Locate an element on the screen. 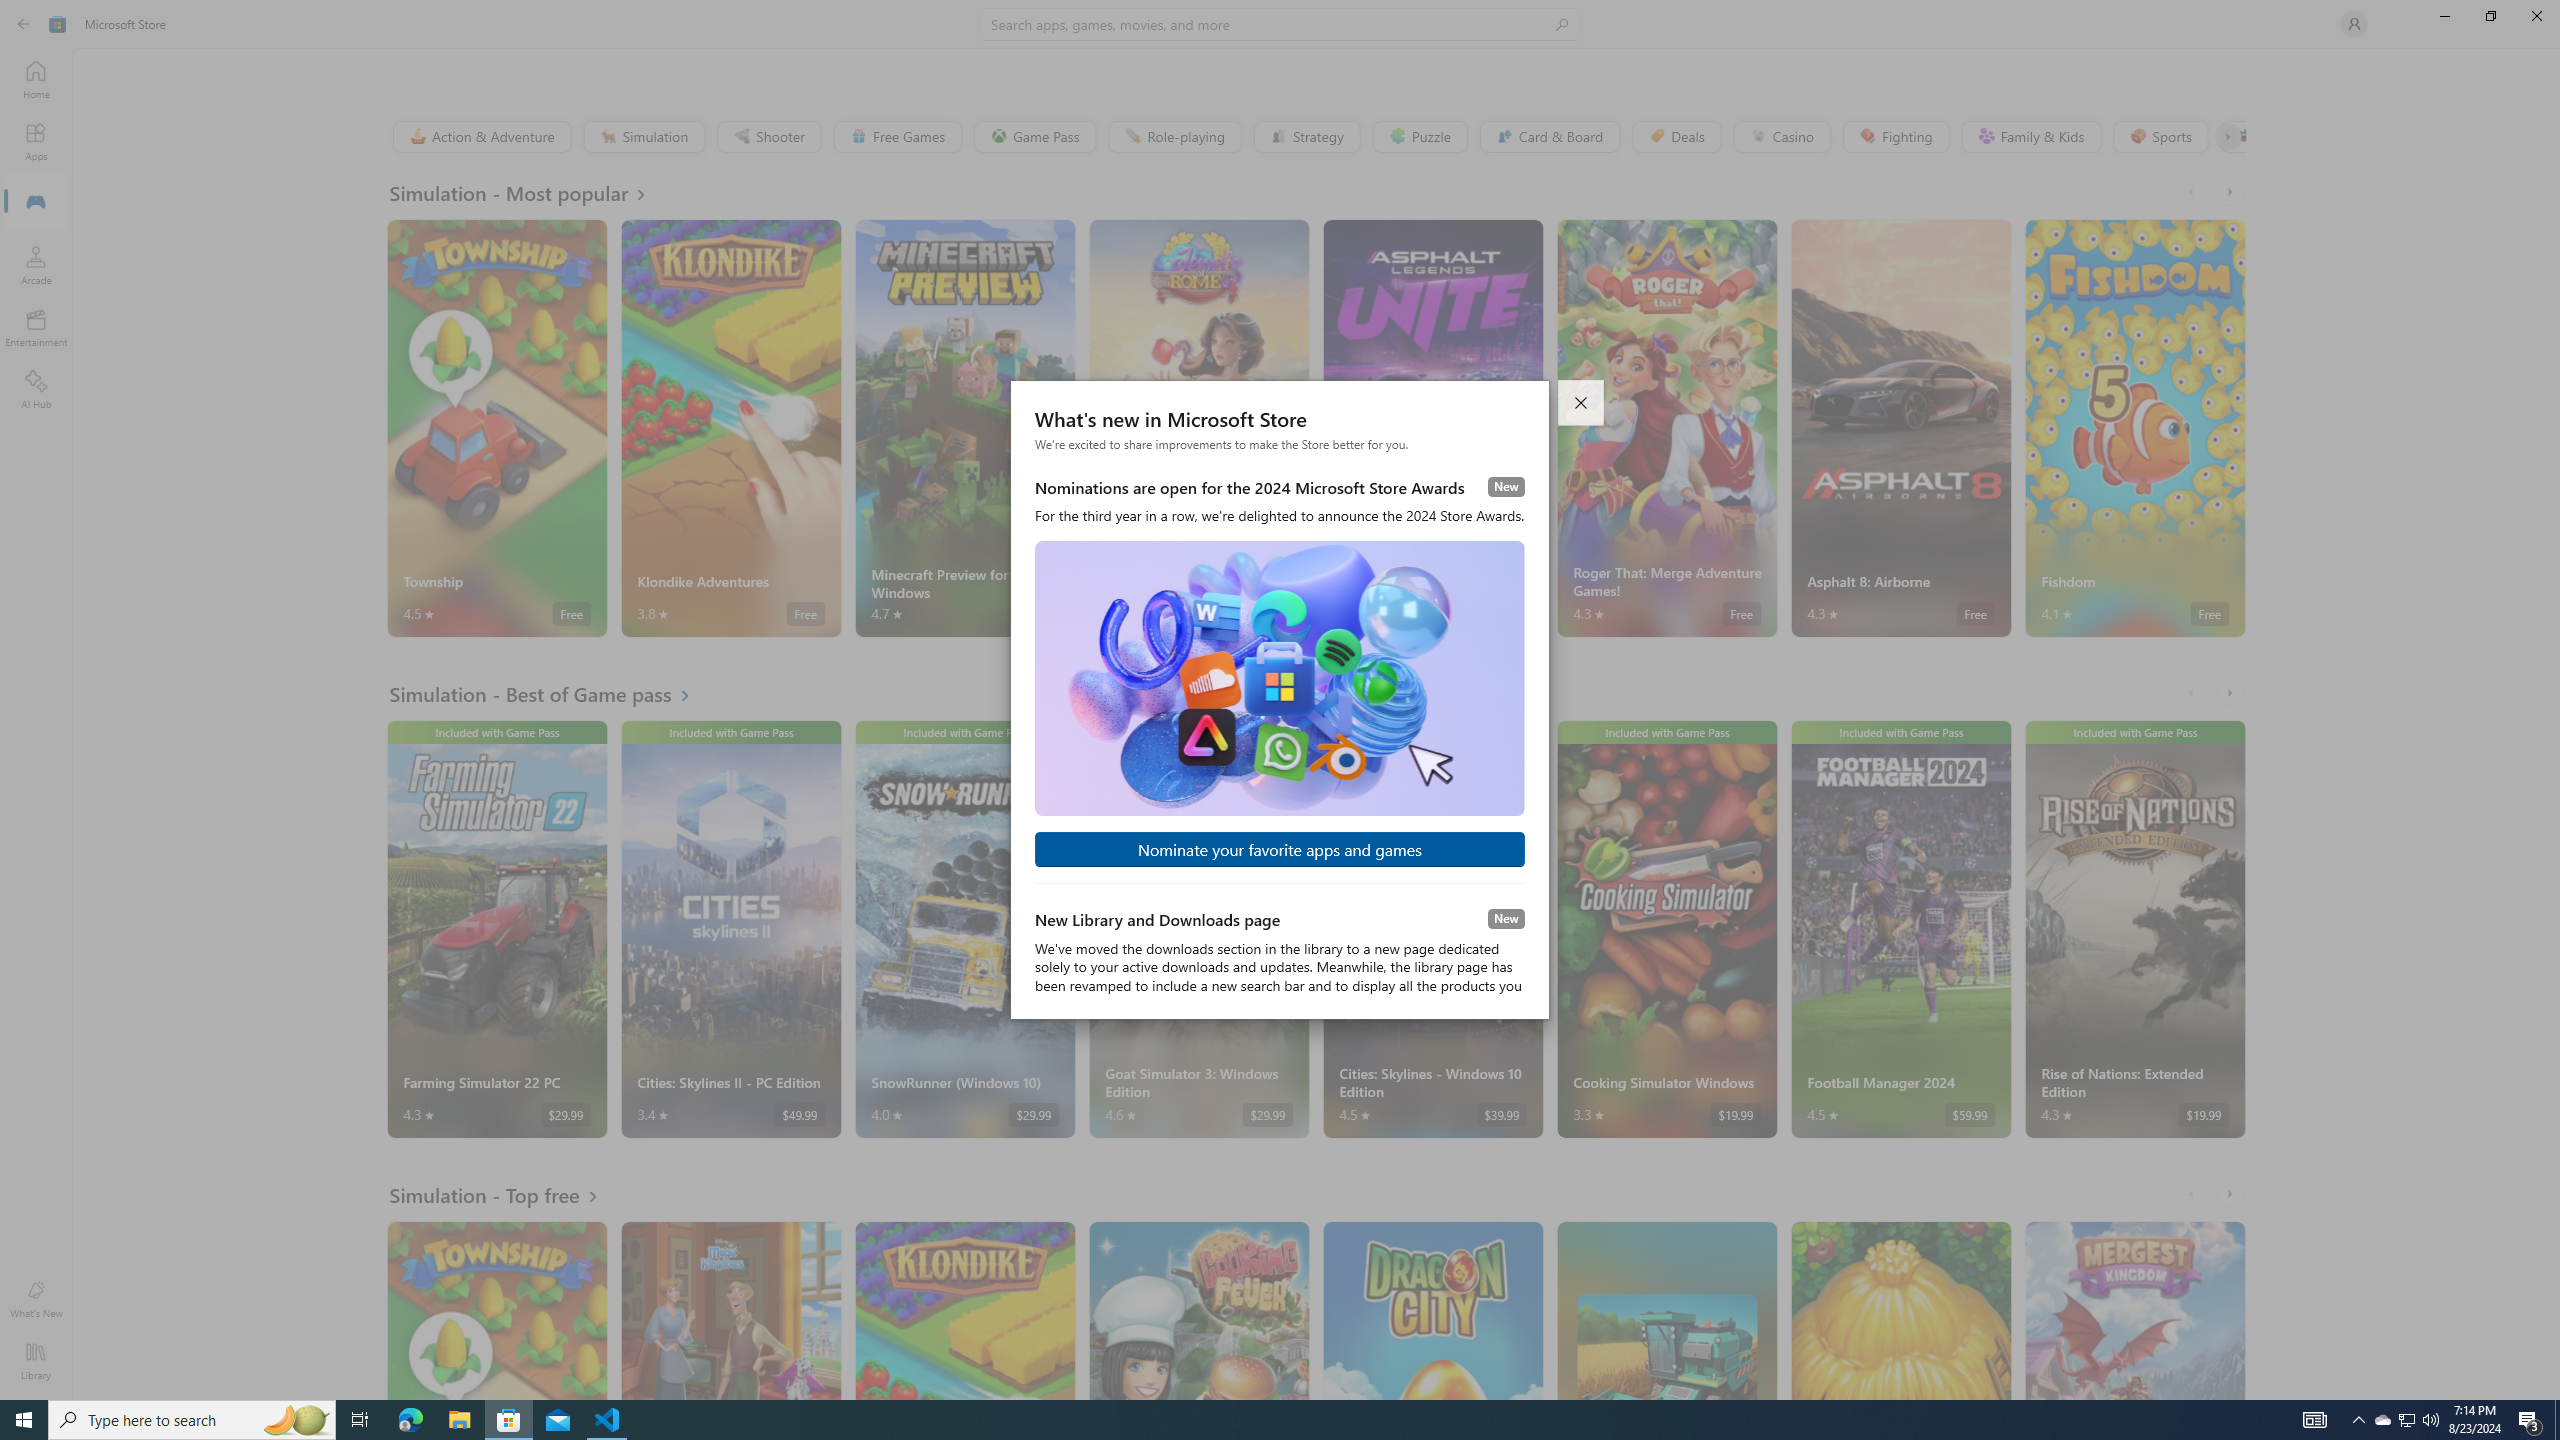 The height and width of the screenshot is (1440, 2560). 'Deals' is located at coordinates (1675, 135).